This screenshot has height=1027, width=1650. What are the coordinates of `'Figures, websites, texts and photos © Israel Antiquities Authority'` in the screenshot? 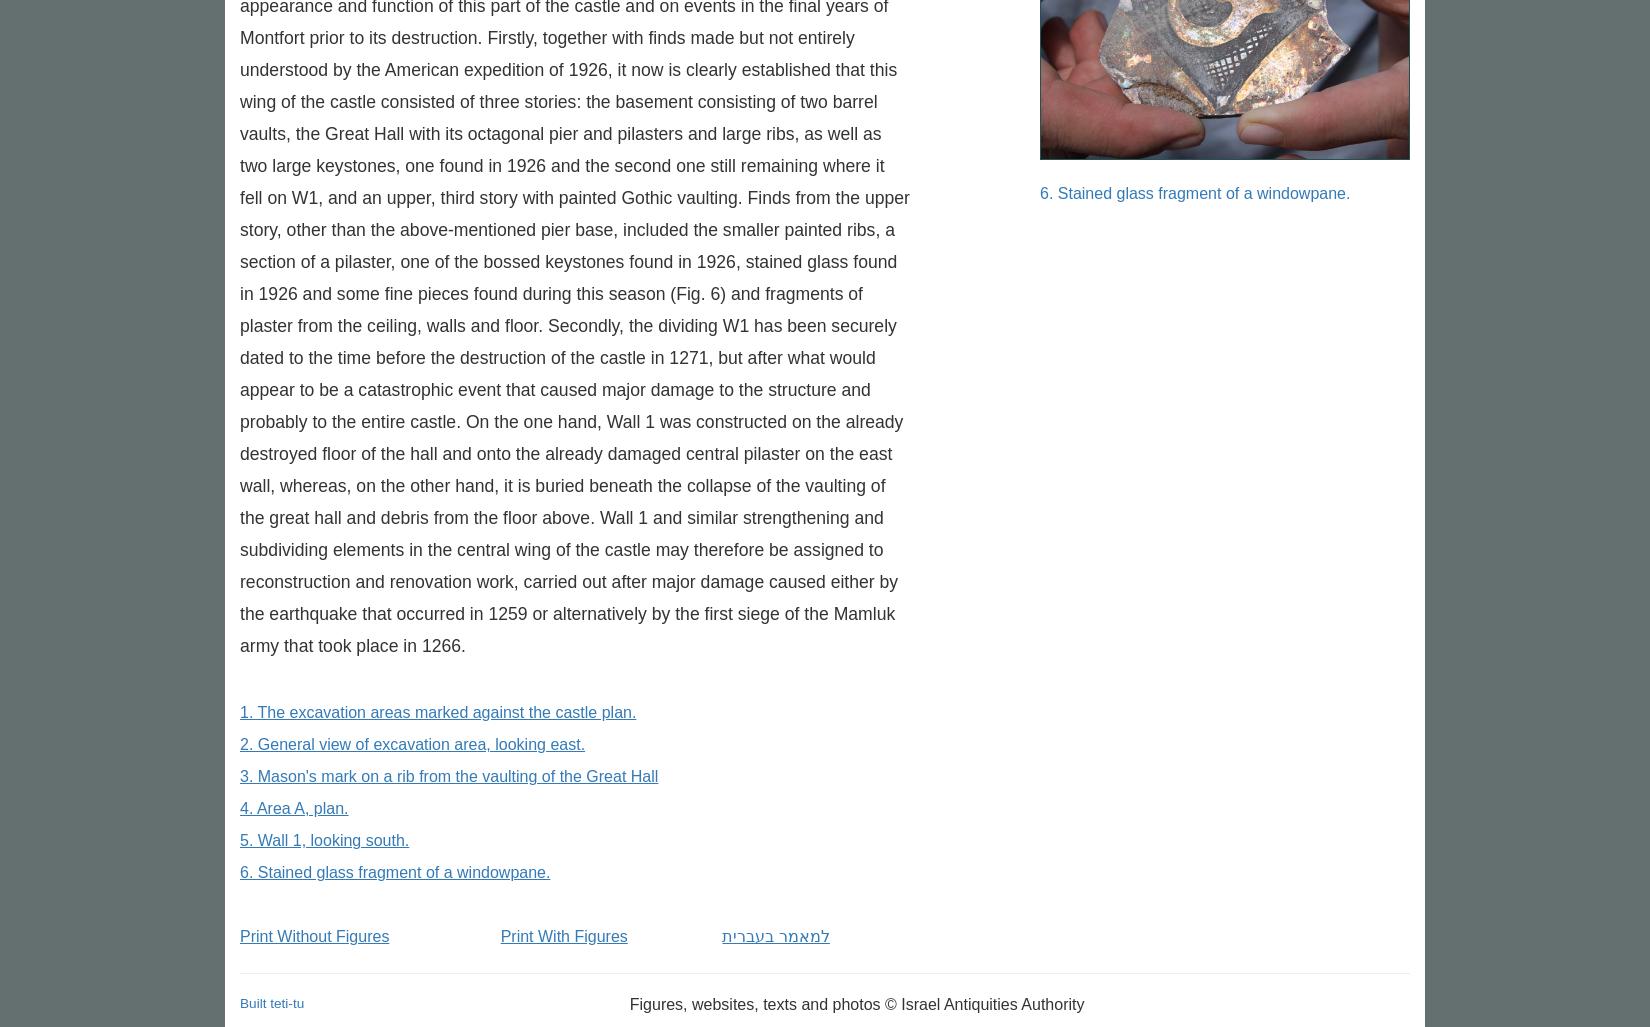 It's located at (627, 1003).